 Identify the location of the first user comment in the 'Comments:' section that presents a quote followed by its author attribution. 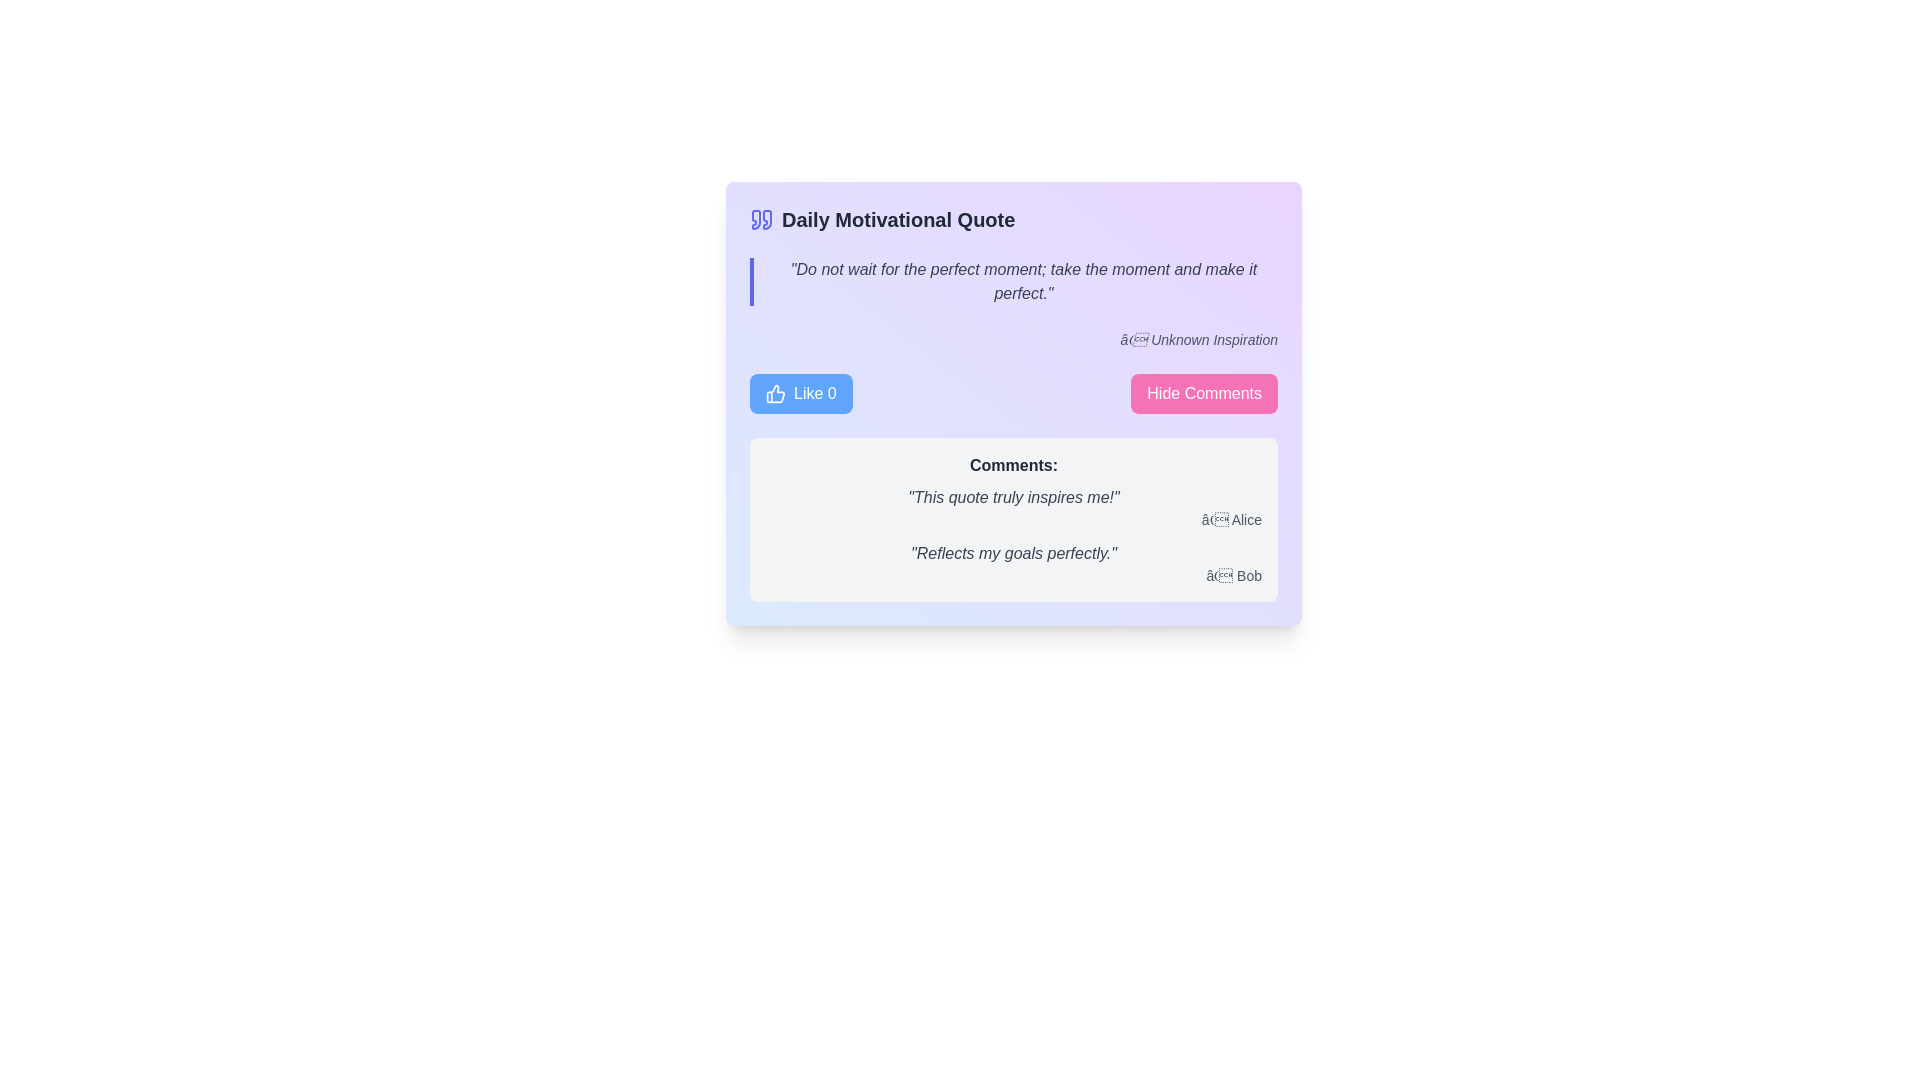
(1013, 507).